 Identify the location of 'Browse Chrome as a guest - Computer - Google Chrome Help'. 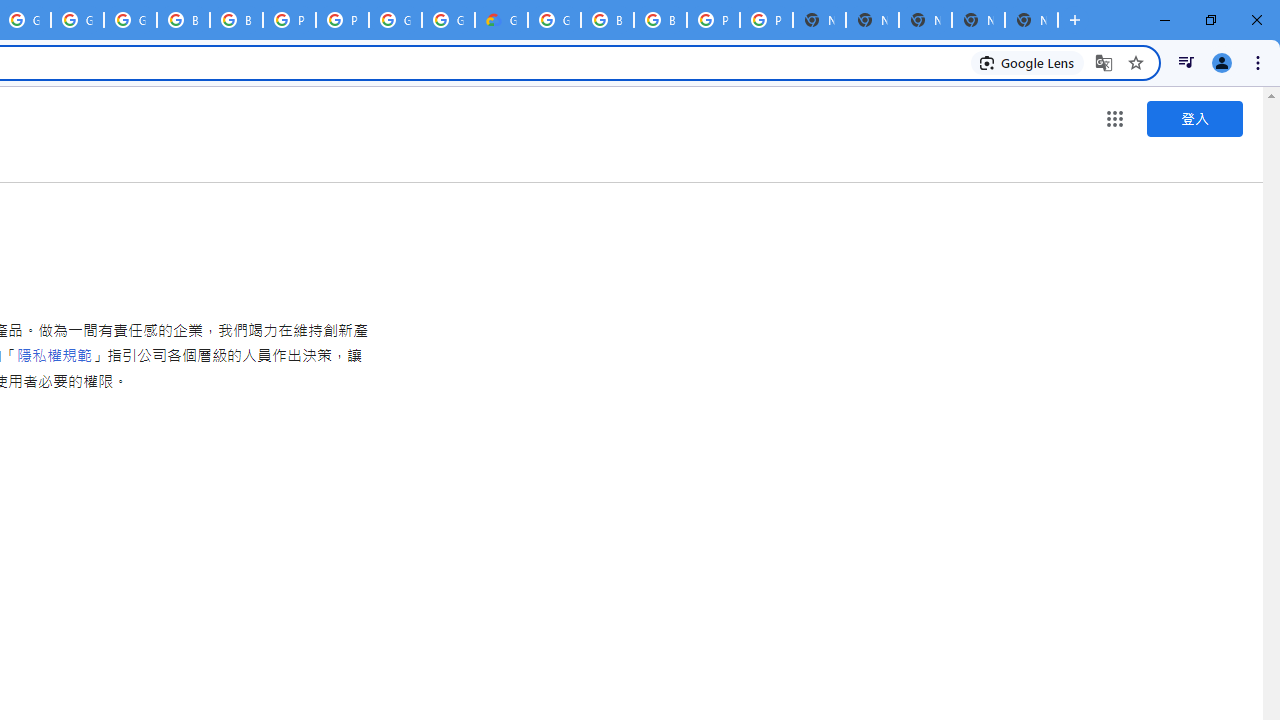
(236, 20).